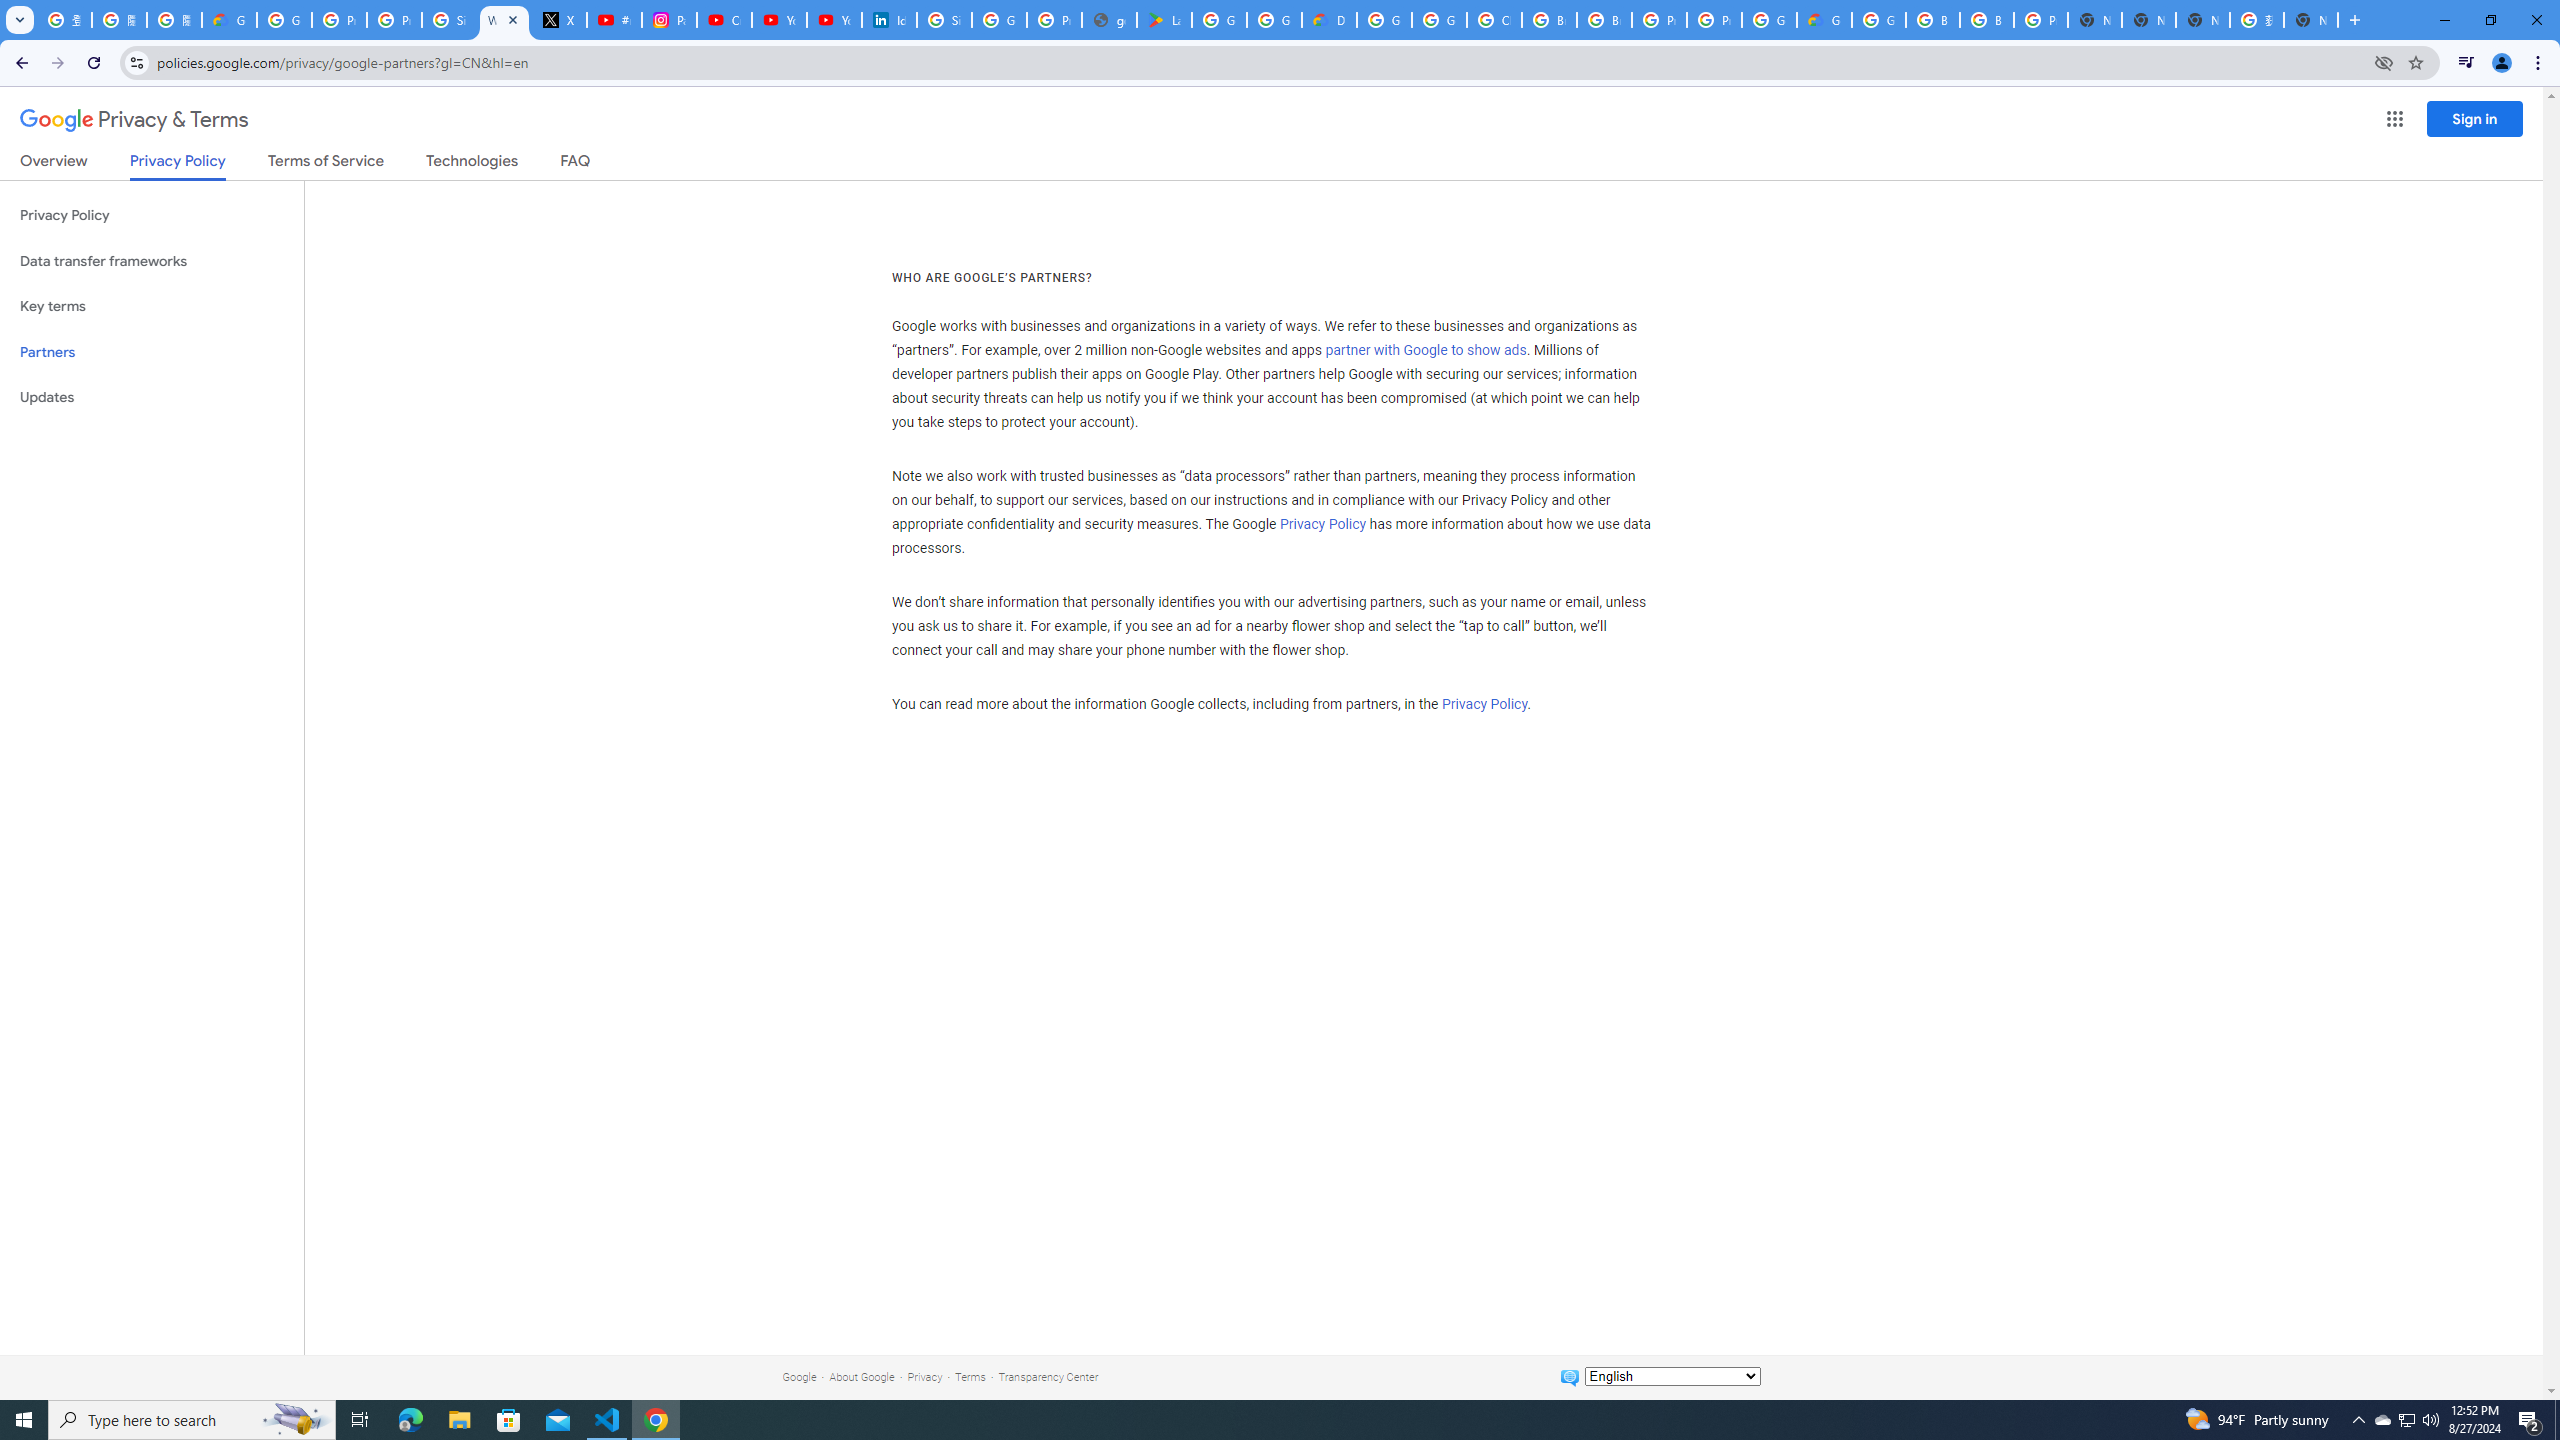  What do you see at coordinates (1424, 351) in the screenshot?
I see `'partner with Google to show ads'` at bounding box center [1424, 351].